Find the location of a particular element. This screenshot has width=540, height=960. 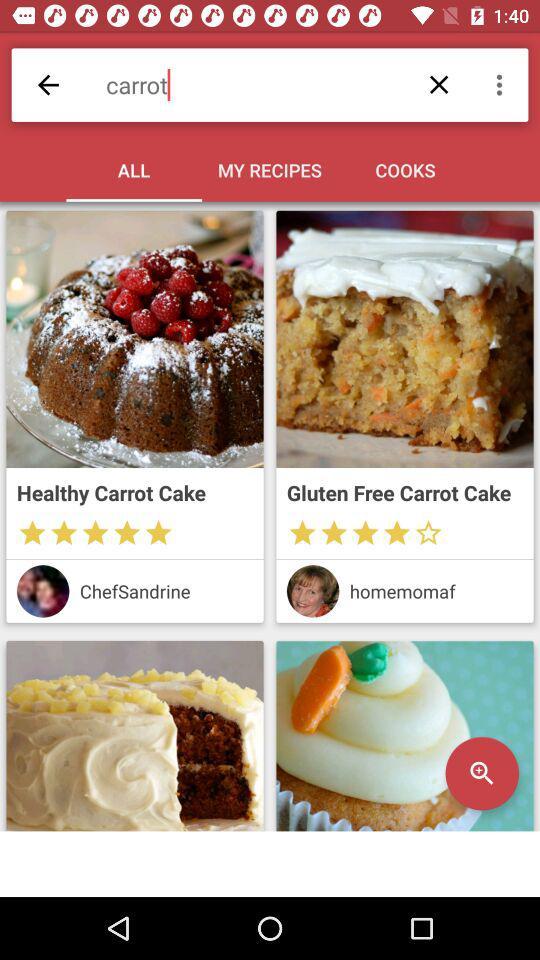

chefs profile picture is located at coordinates (43, 591).